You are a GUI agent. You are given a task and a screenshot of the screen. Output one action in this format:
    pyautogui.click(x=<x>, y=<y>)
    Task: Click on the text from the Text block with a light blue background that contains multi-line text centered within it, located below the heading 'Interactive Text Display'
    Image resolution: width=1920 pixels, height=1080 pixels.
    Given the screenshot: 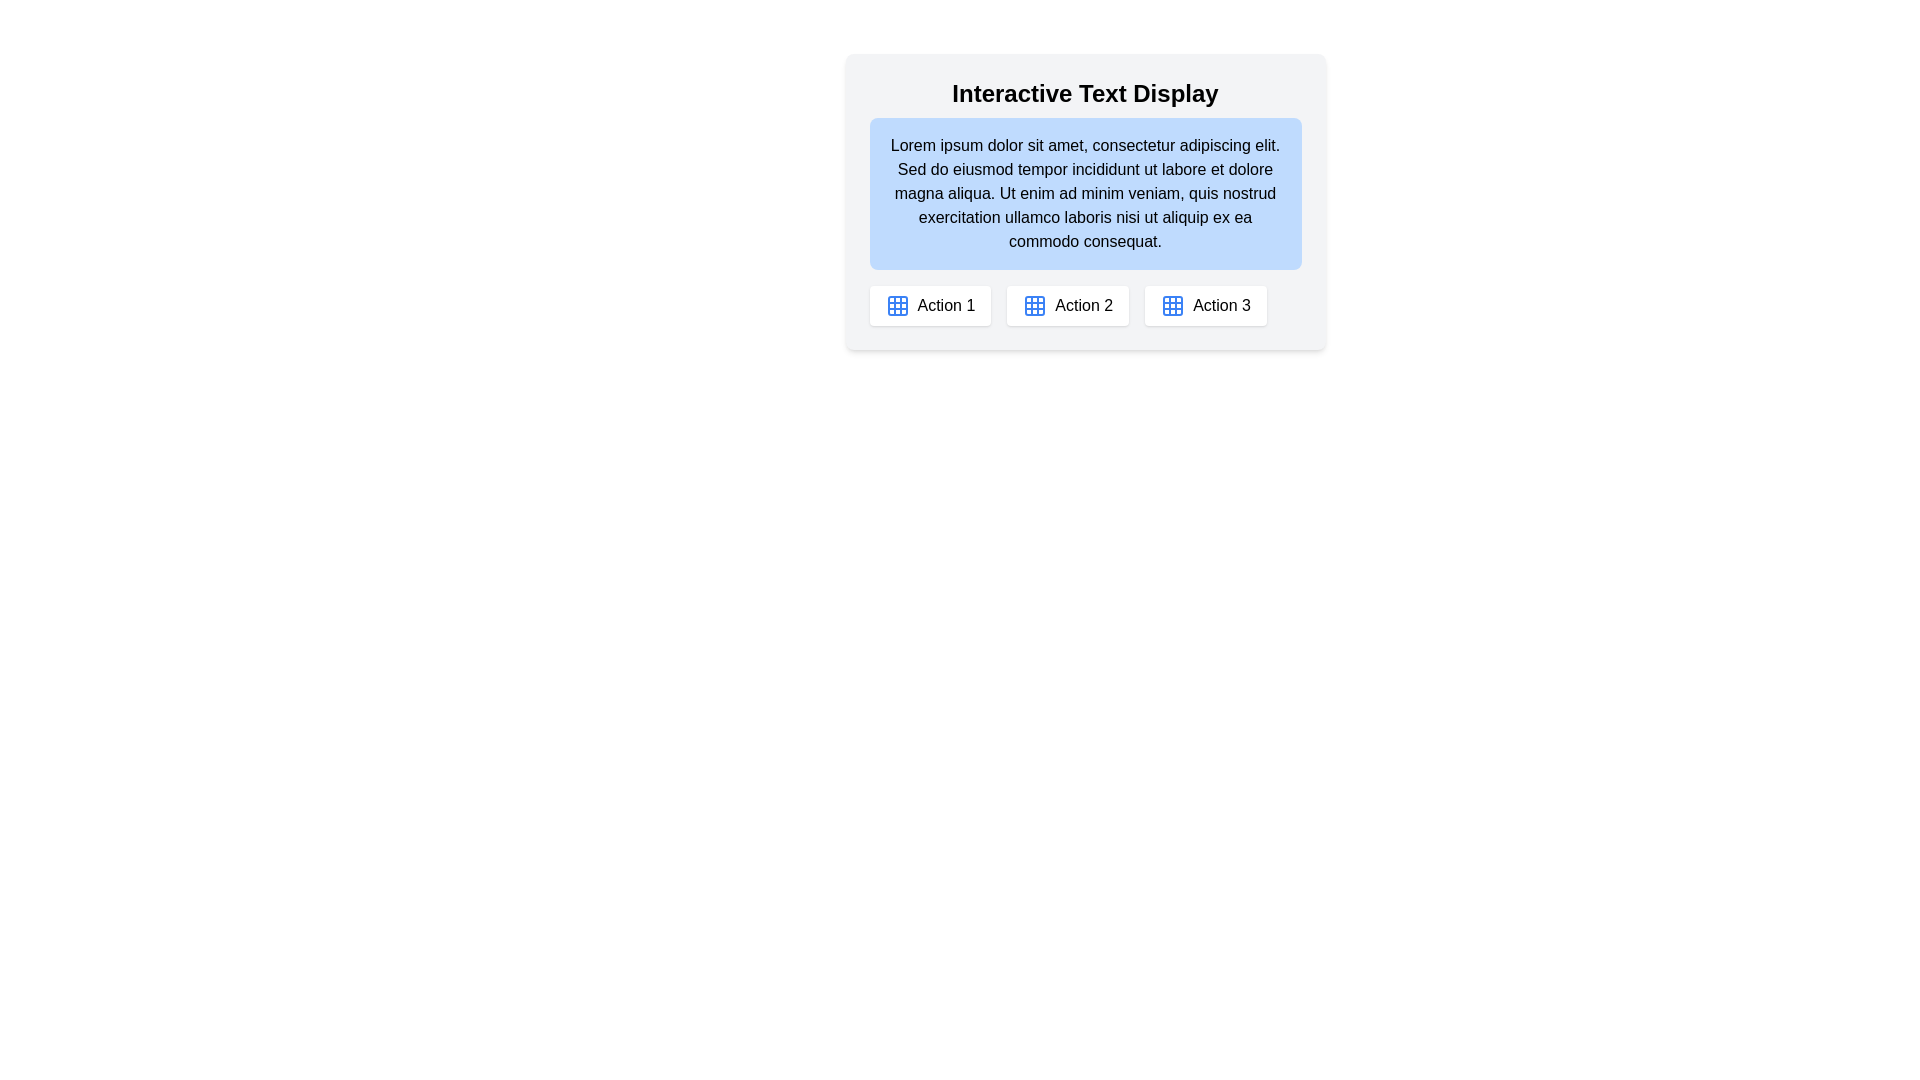 What is the action you would take?
    pyautogui.click(x=1084, y=193)
    